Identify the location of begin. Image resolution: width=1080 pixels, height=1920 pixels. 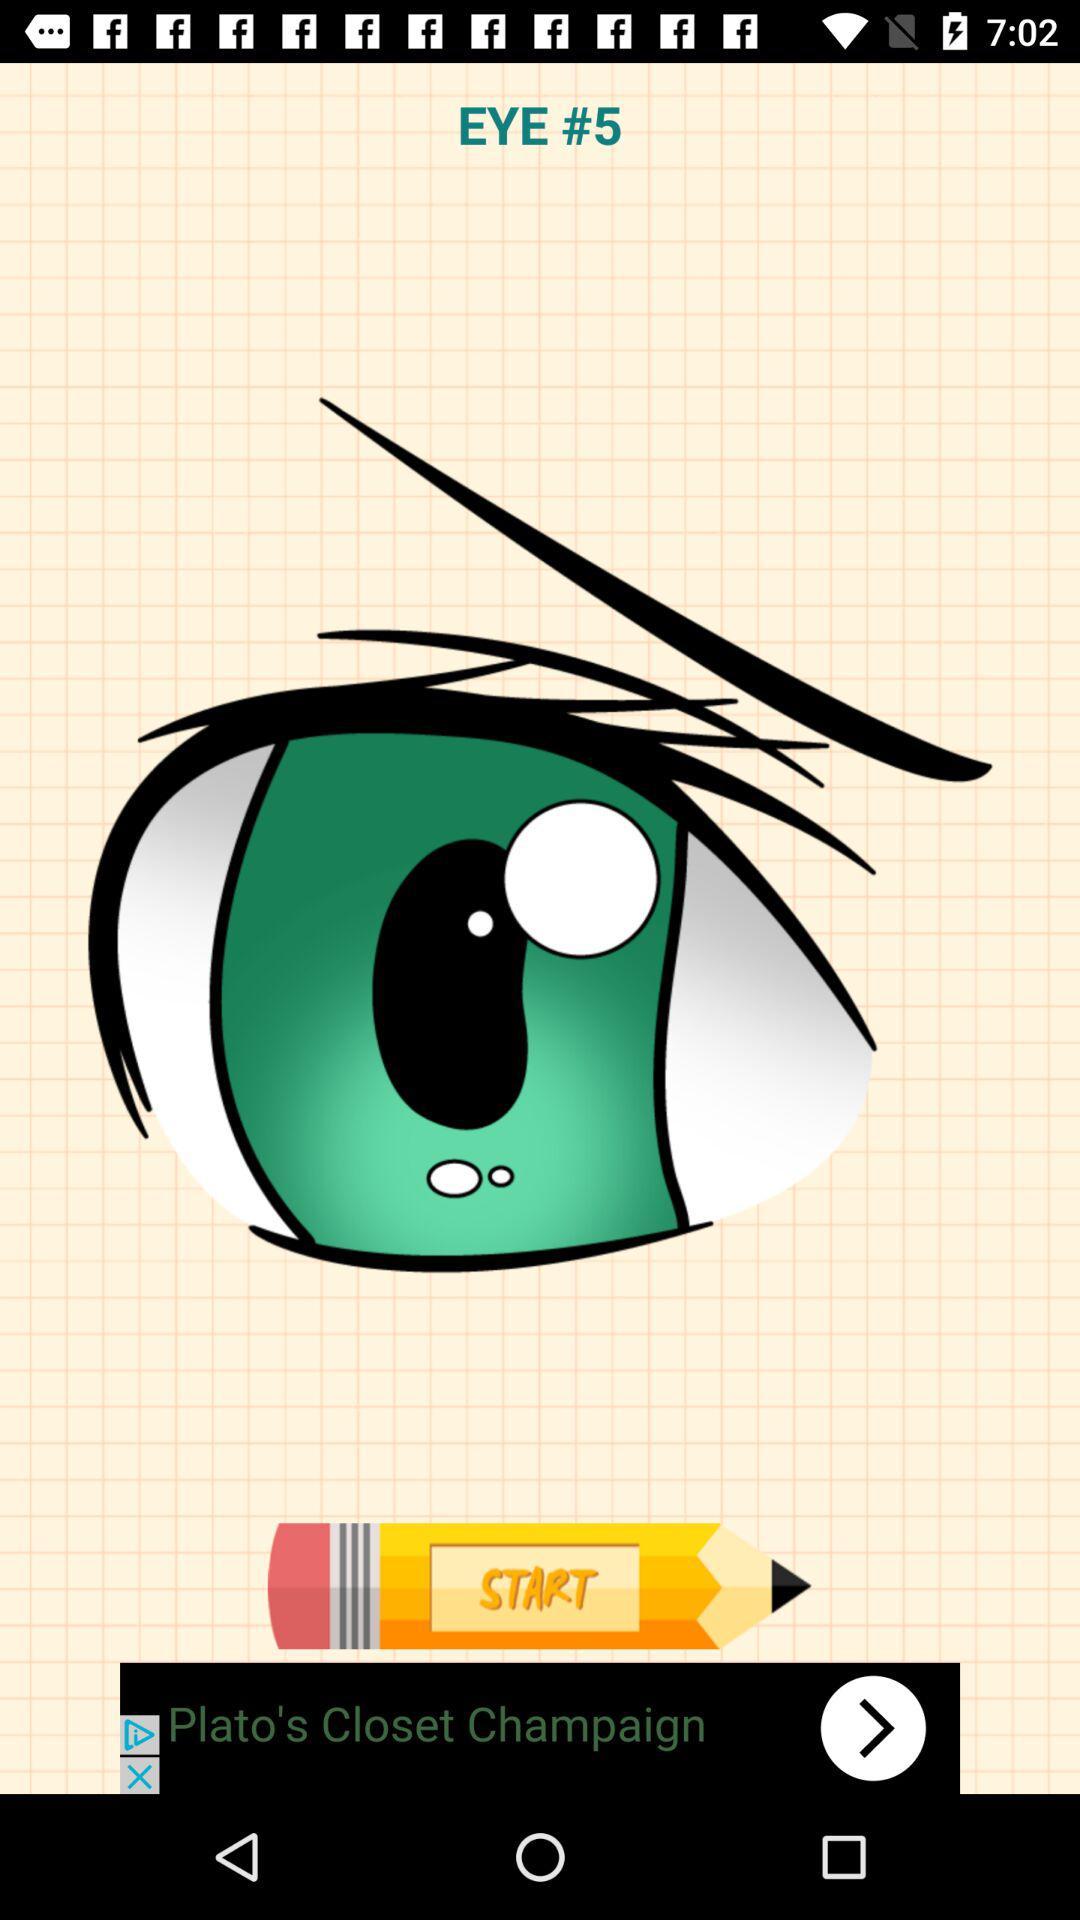
(538, 1585).